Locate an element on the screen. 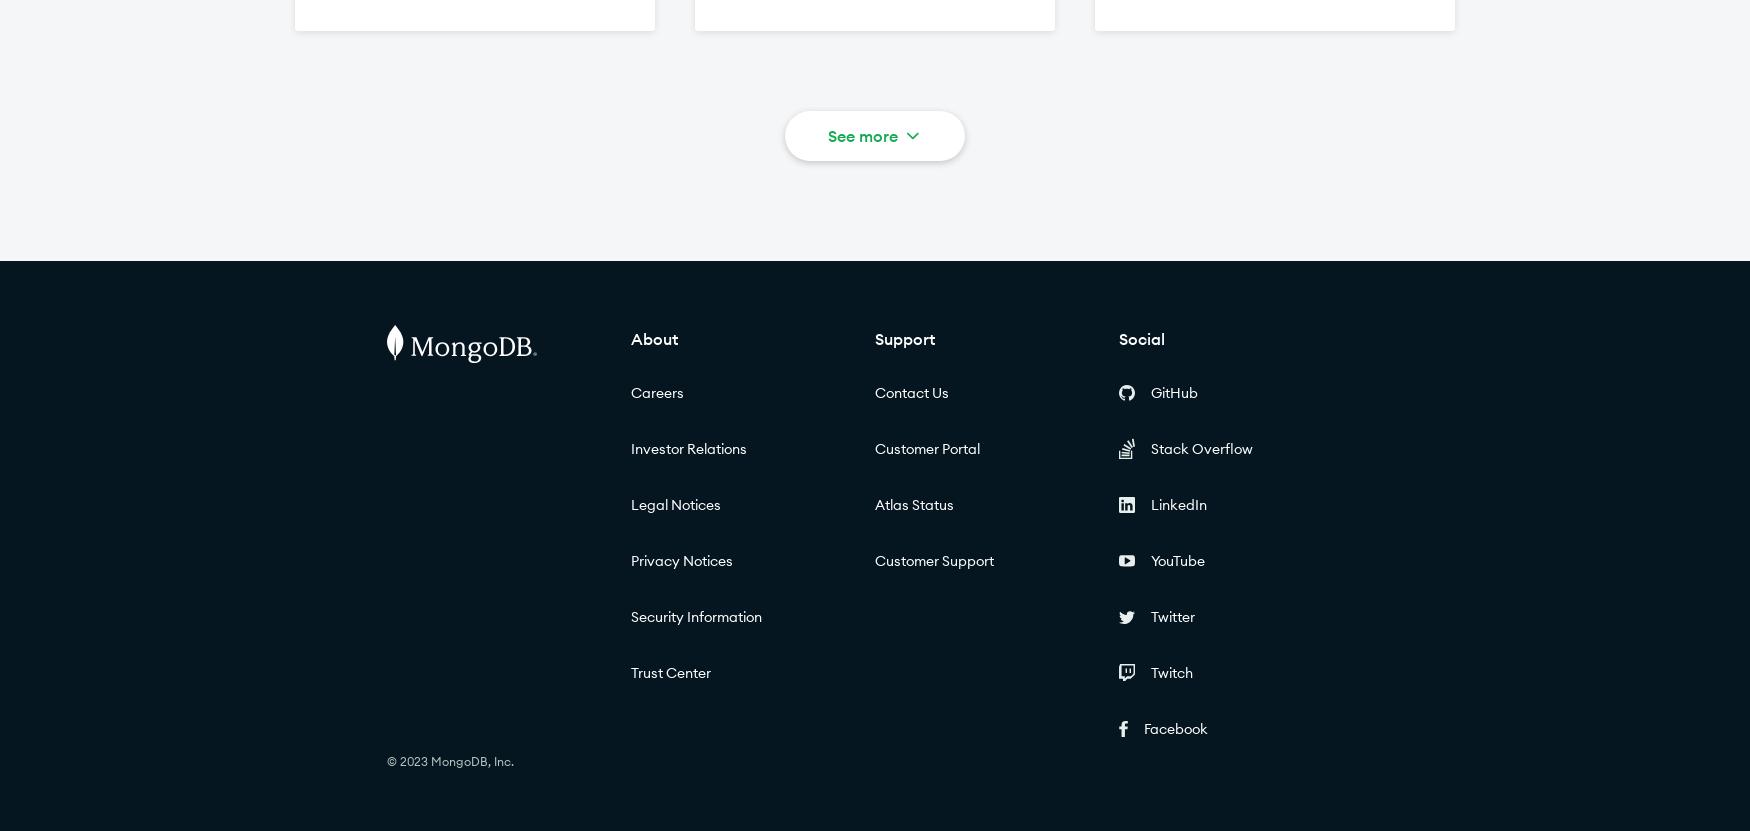  'Customer Support' is located at coordinates (933, 561).